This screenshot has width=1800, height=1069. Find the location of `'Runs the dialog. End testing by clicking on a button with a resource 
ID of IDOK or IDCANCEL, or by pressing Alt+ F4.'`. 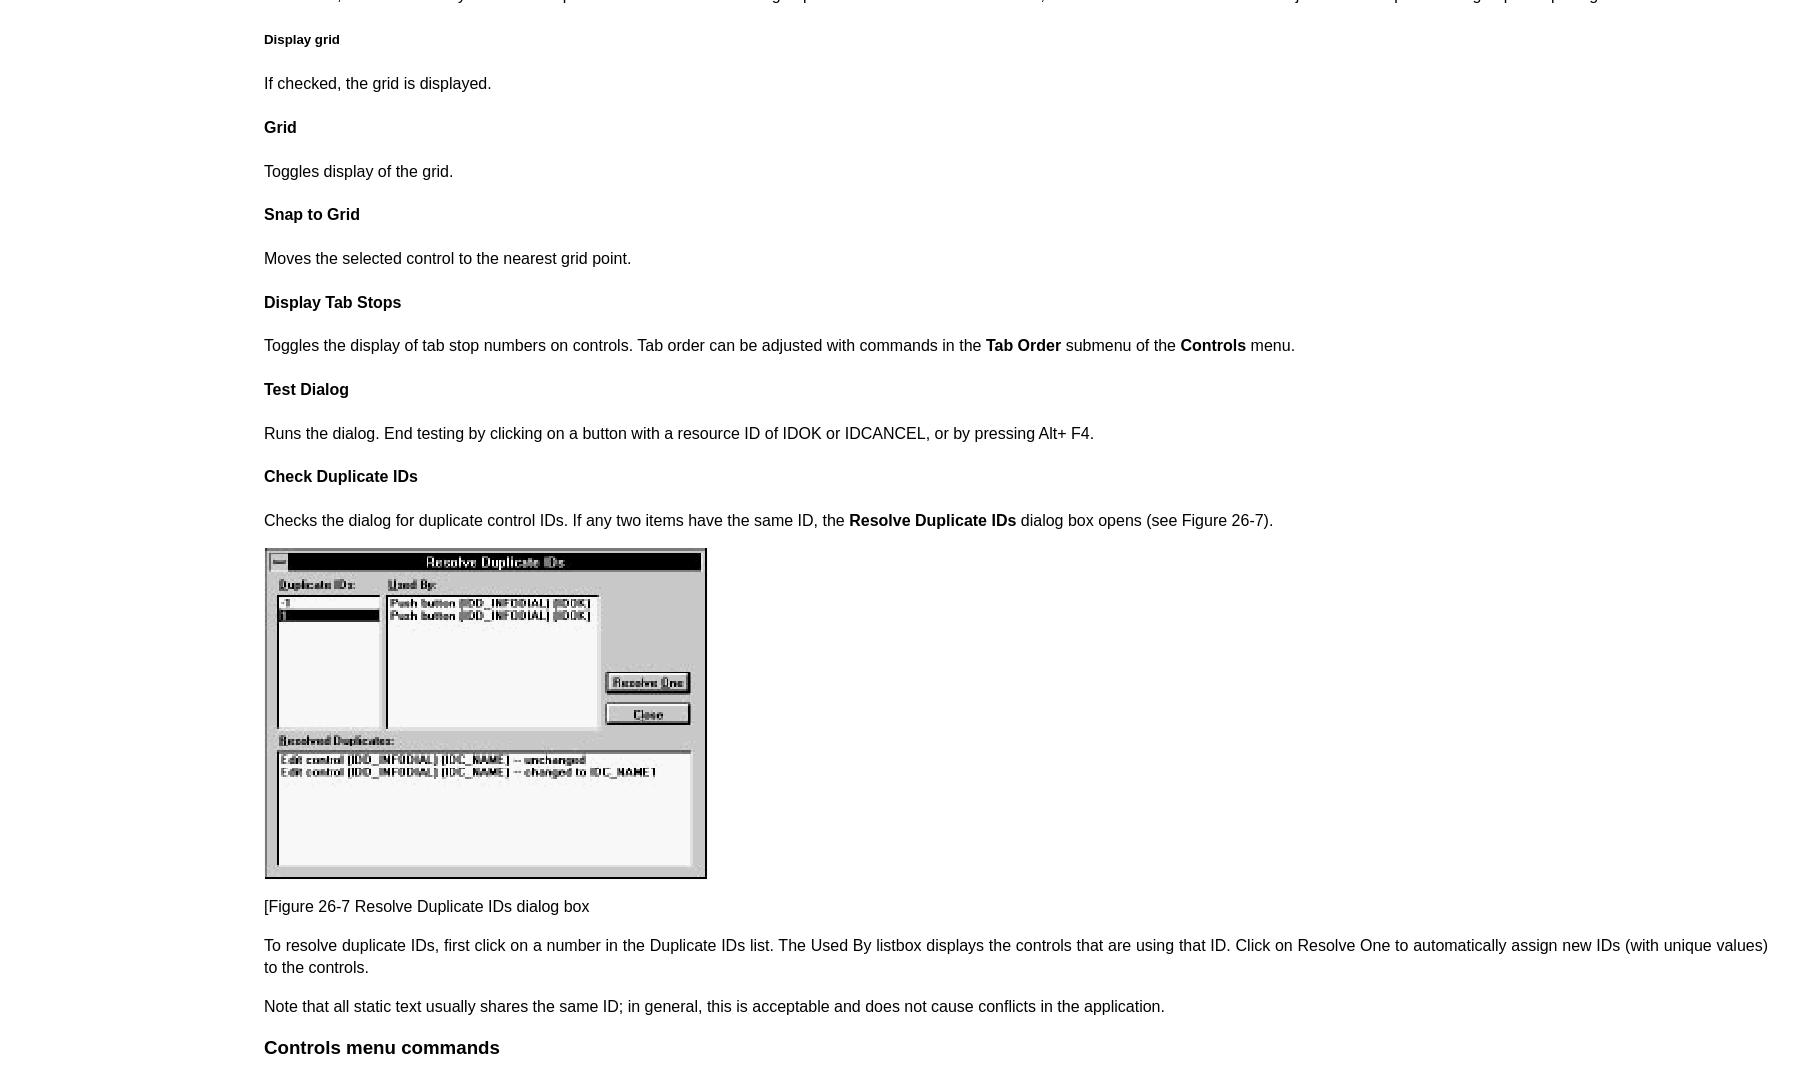

'Runs the dialog. End testing by clicking on a button with a resource 
ID of IDOK or IDCANCEL, or by pressing Alt+ F4.' is located at coordinates (677, 431).